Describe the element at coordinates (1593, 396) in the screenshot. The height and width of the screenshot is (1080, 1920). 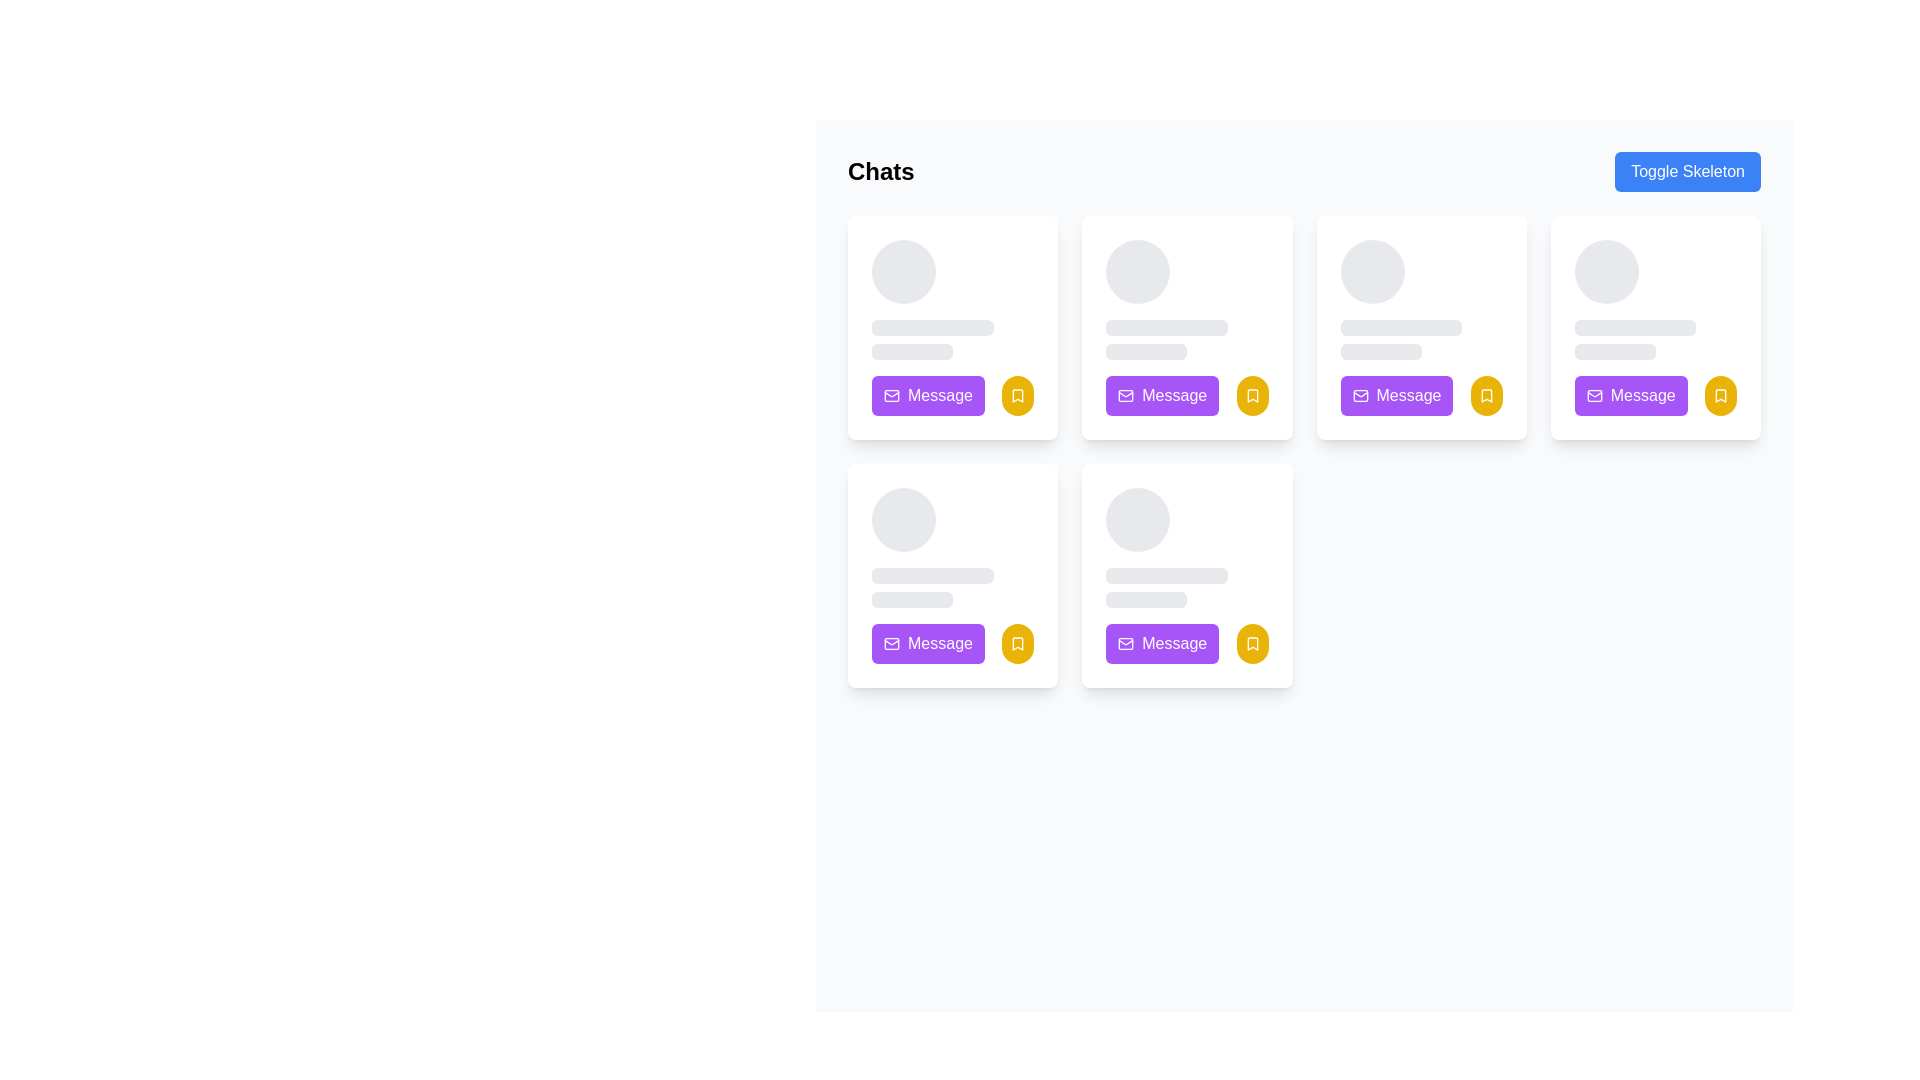
I see `mail envelope icon represented as an SVG Vector Graphic Component, located in the third user card on the top row of the grid` at that location.